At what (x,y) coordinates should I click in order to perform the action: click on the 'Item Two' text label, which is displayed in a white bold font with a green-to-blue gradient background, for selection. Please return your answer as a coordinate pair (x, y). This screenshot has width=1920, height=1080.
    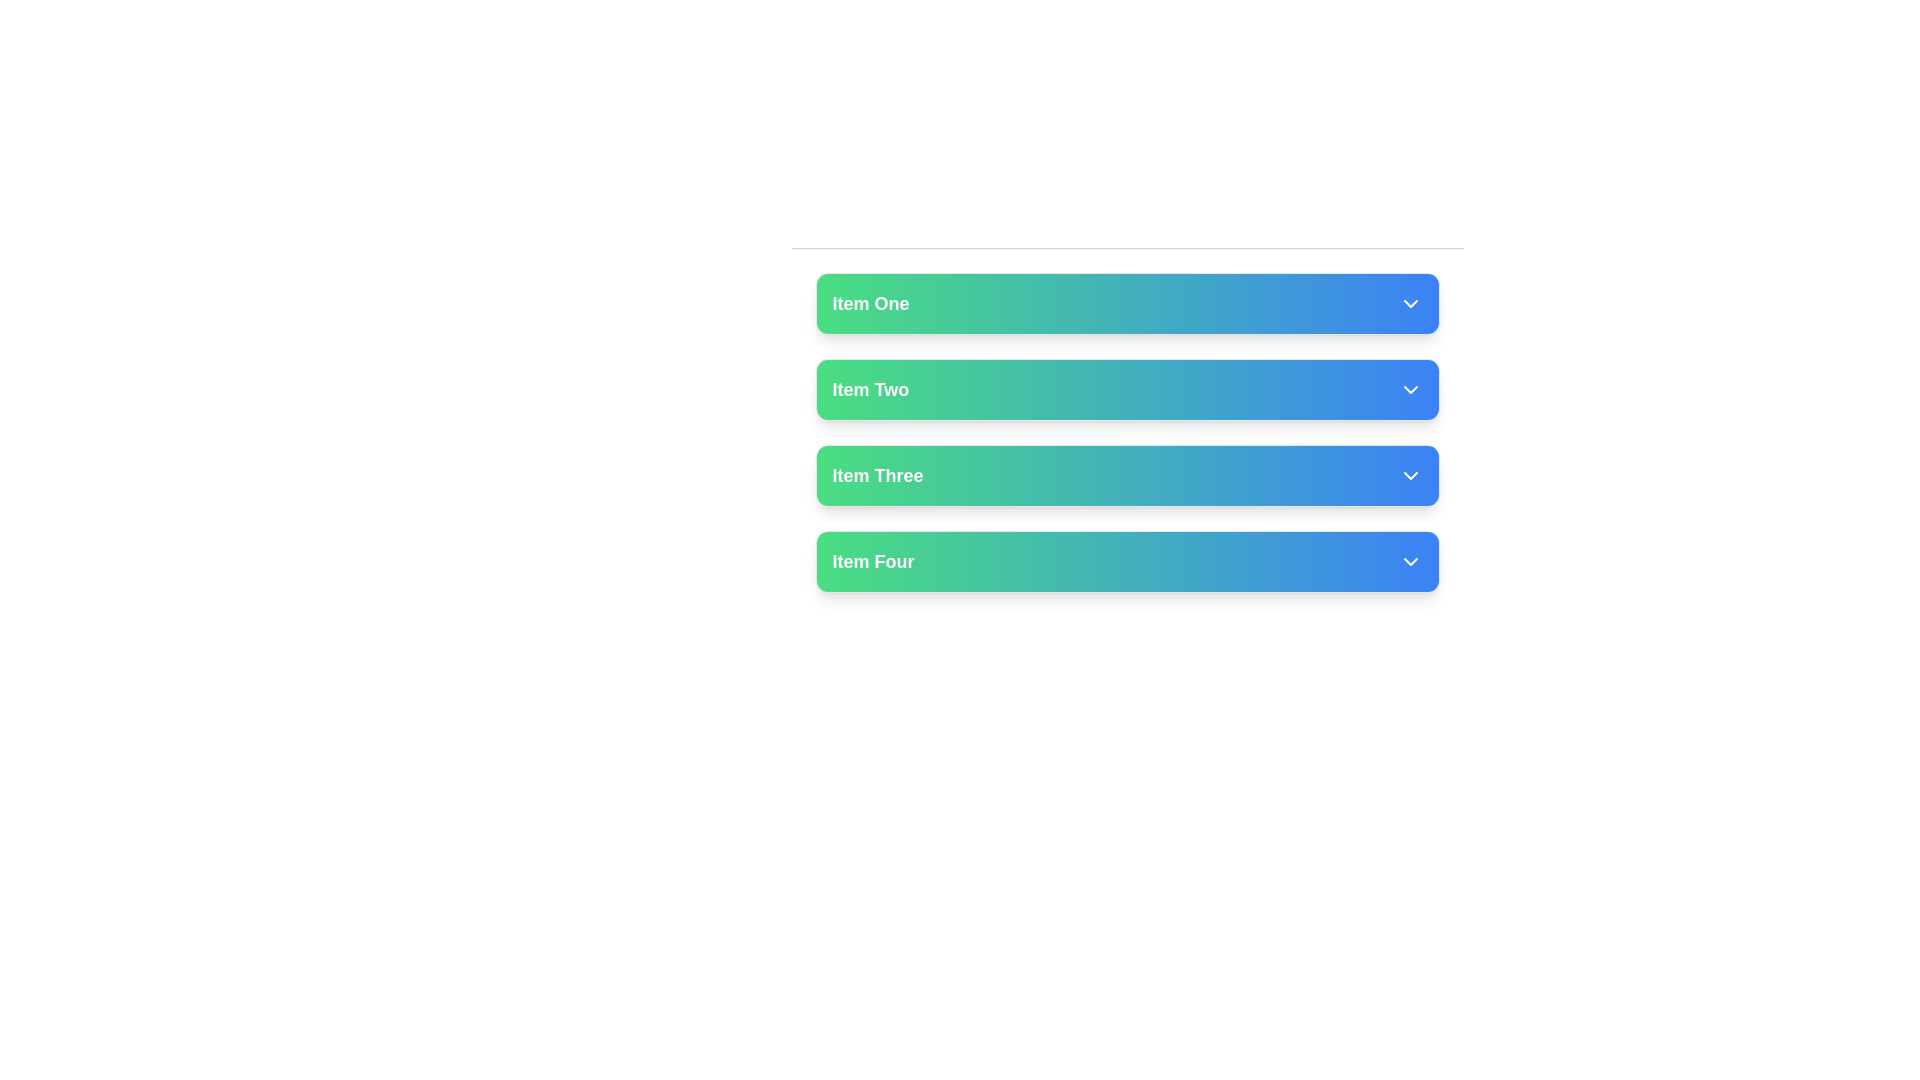
    Looking at the image, I should click on (870, 389).